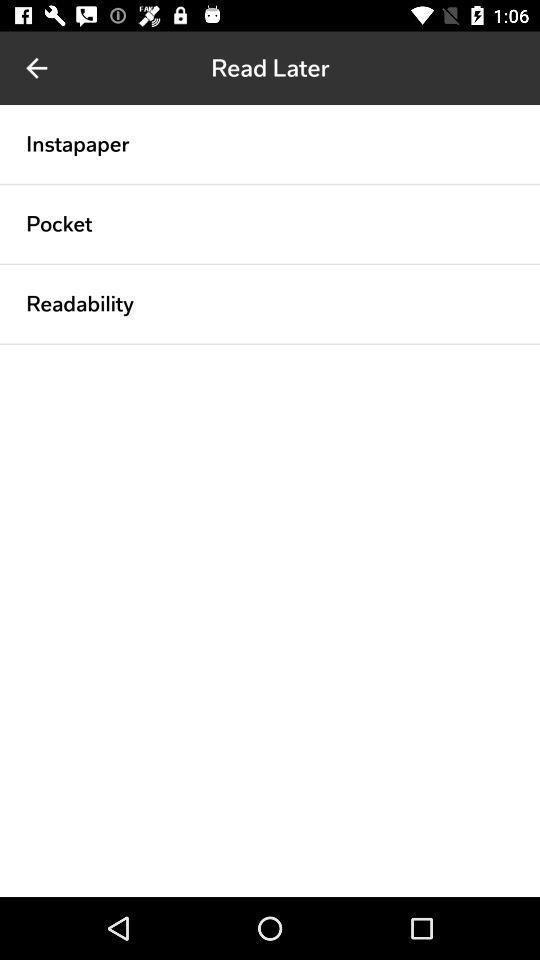 The image size is (540, 960). Describe the element at coordinates (79, 303) in the screenshot. I see `readability icon` at that location.